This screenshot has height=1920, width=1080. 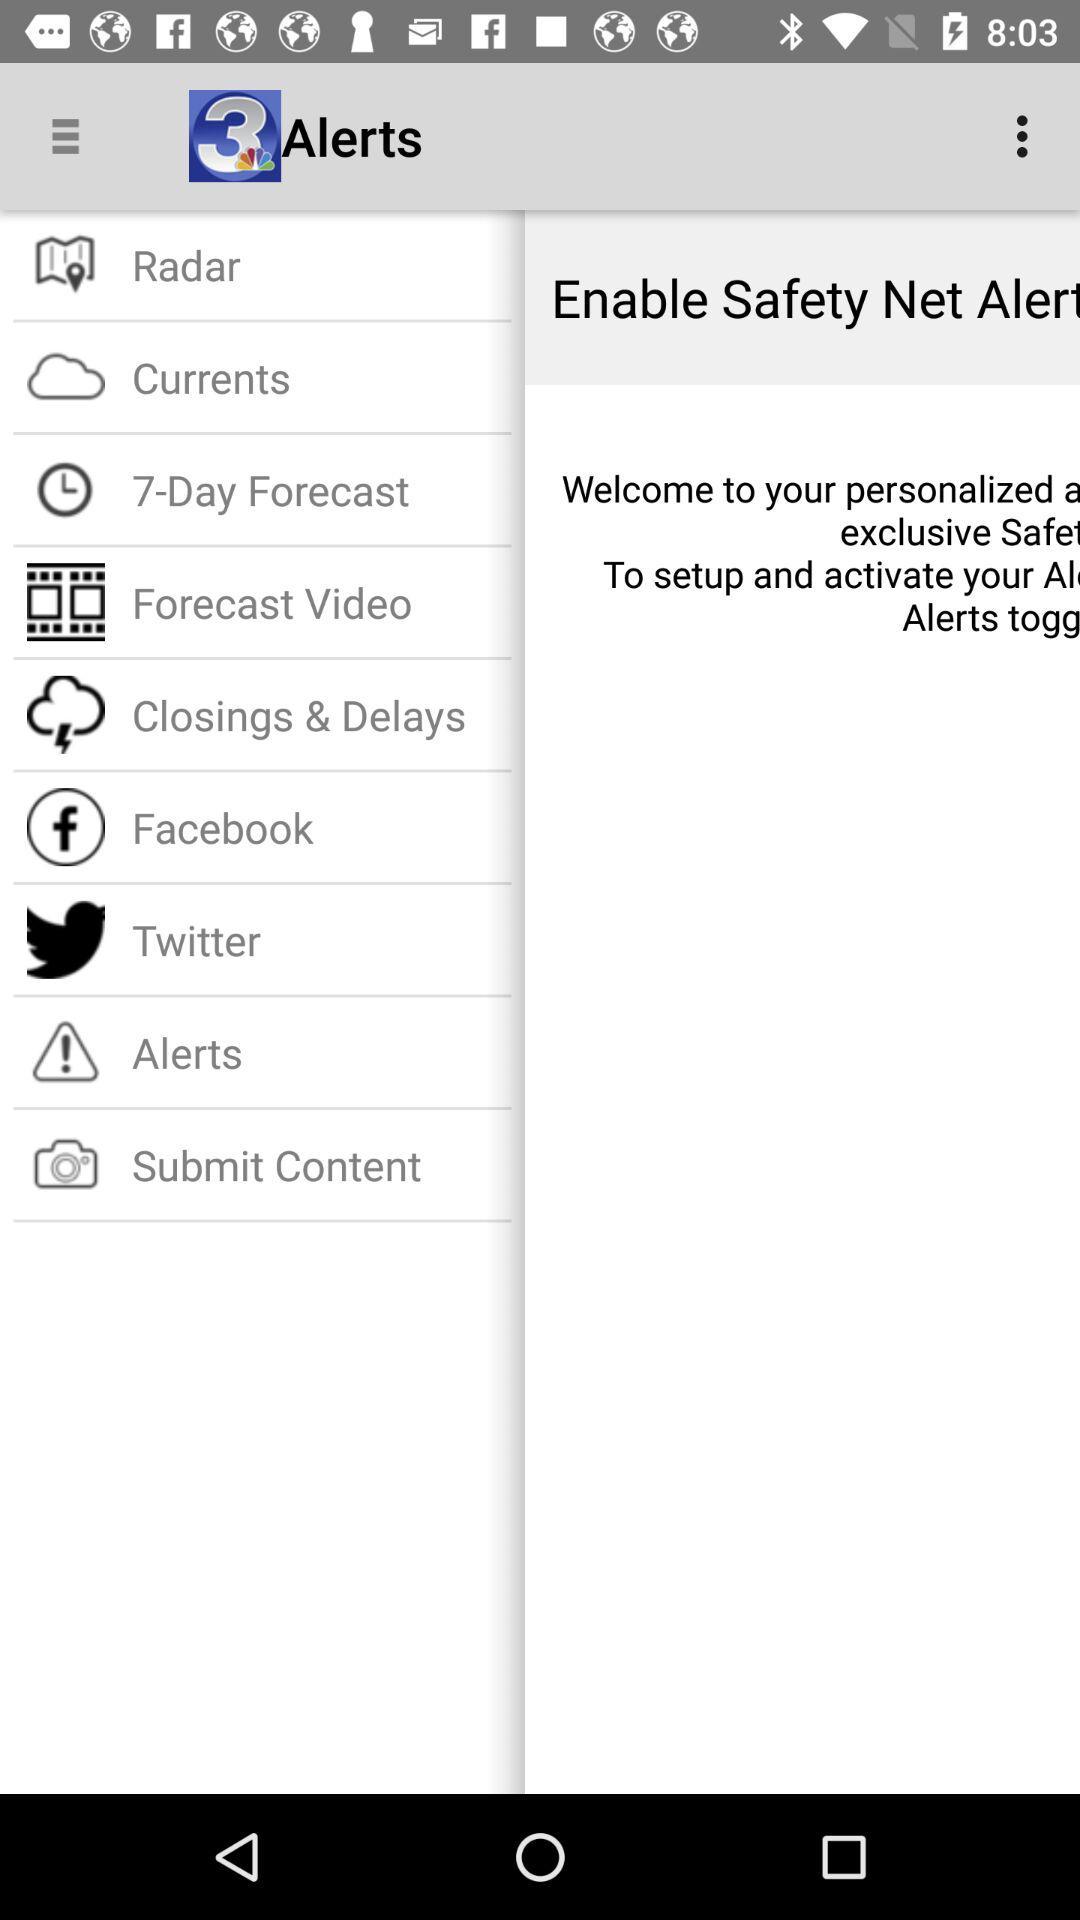 What do you see at coordinates (315, 489) in the screenshot?
I see `icon to the left of welcome to your` at bounding box center [315, 489].